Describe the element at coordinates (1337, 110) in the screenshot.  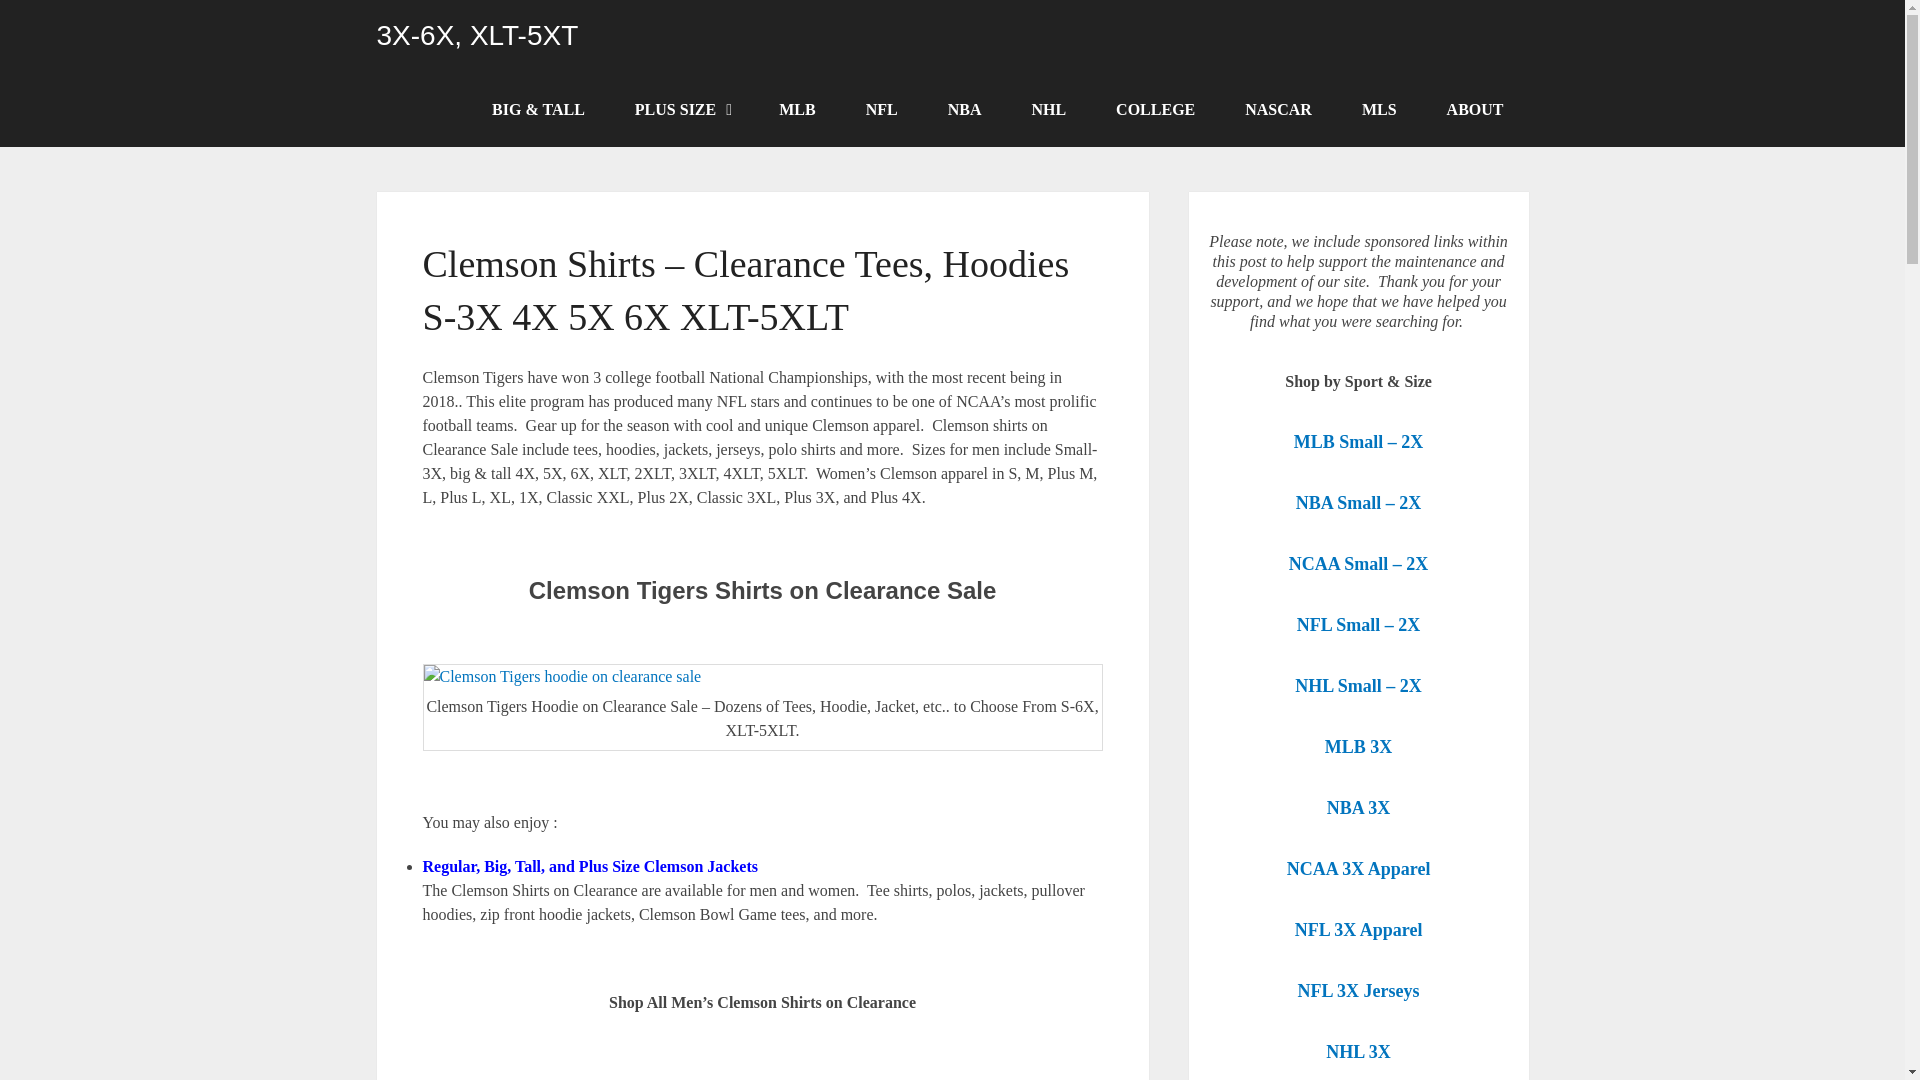
I see `'MLS'` at that location.